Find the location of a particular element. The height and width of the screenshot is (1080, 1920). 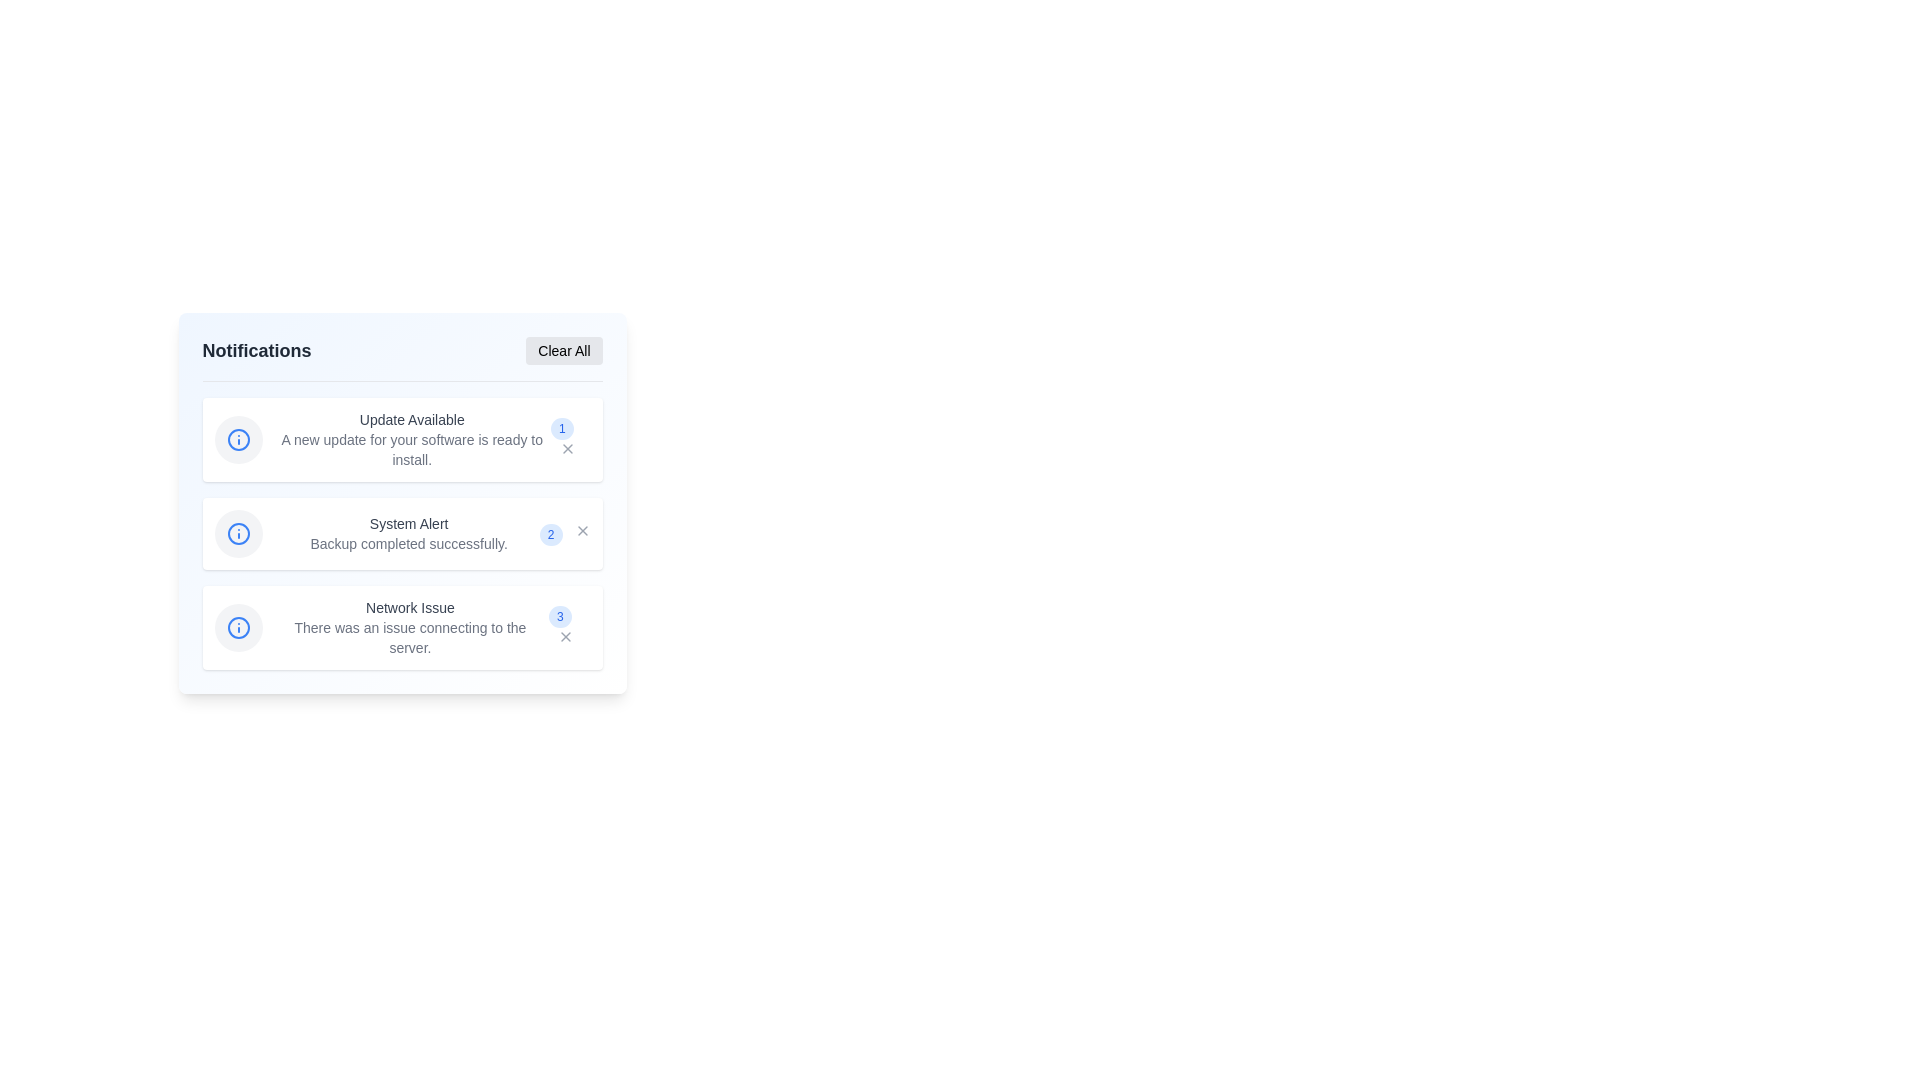

the close button represented by a small 'X' icon in the second notification card by is located at coordinates (581, 530).